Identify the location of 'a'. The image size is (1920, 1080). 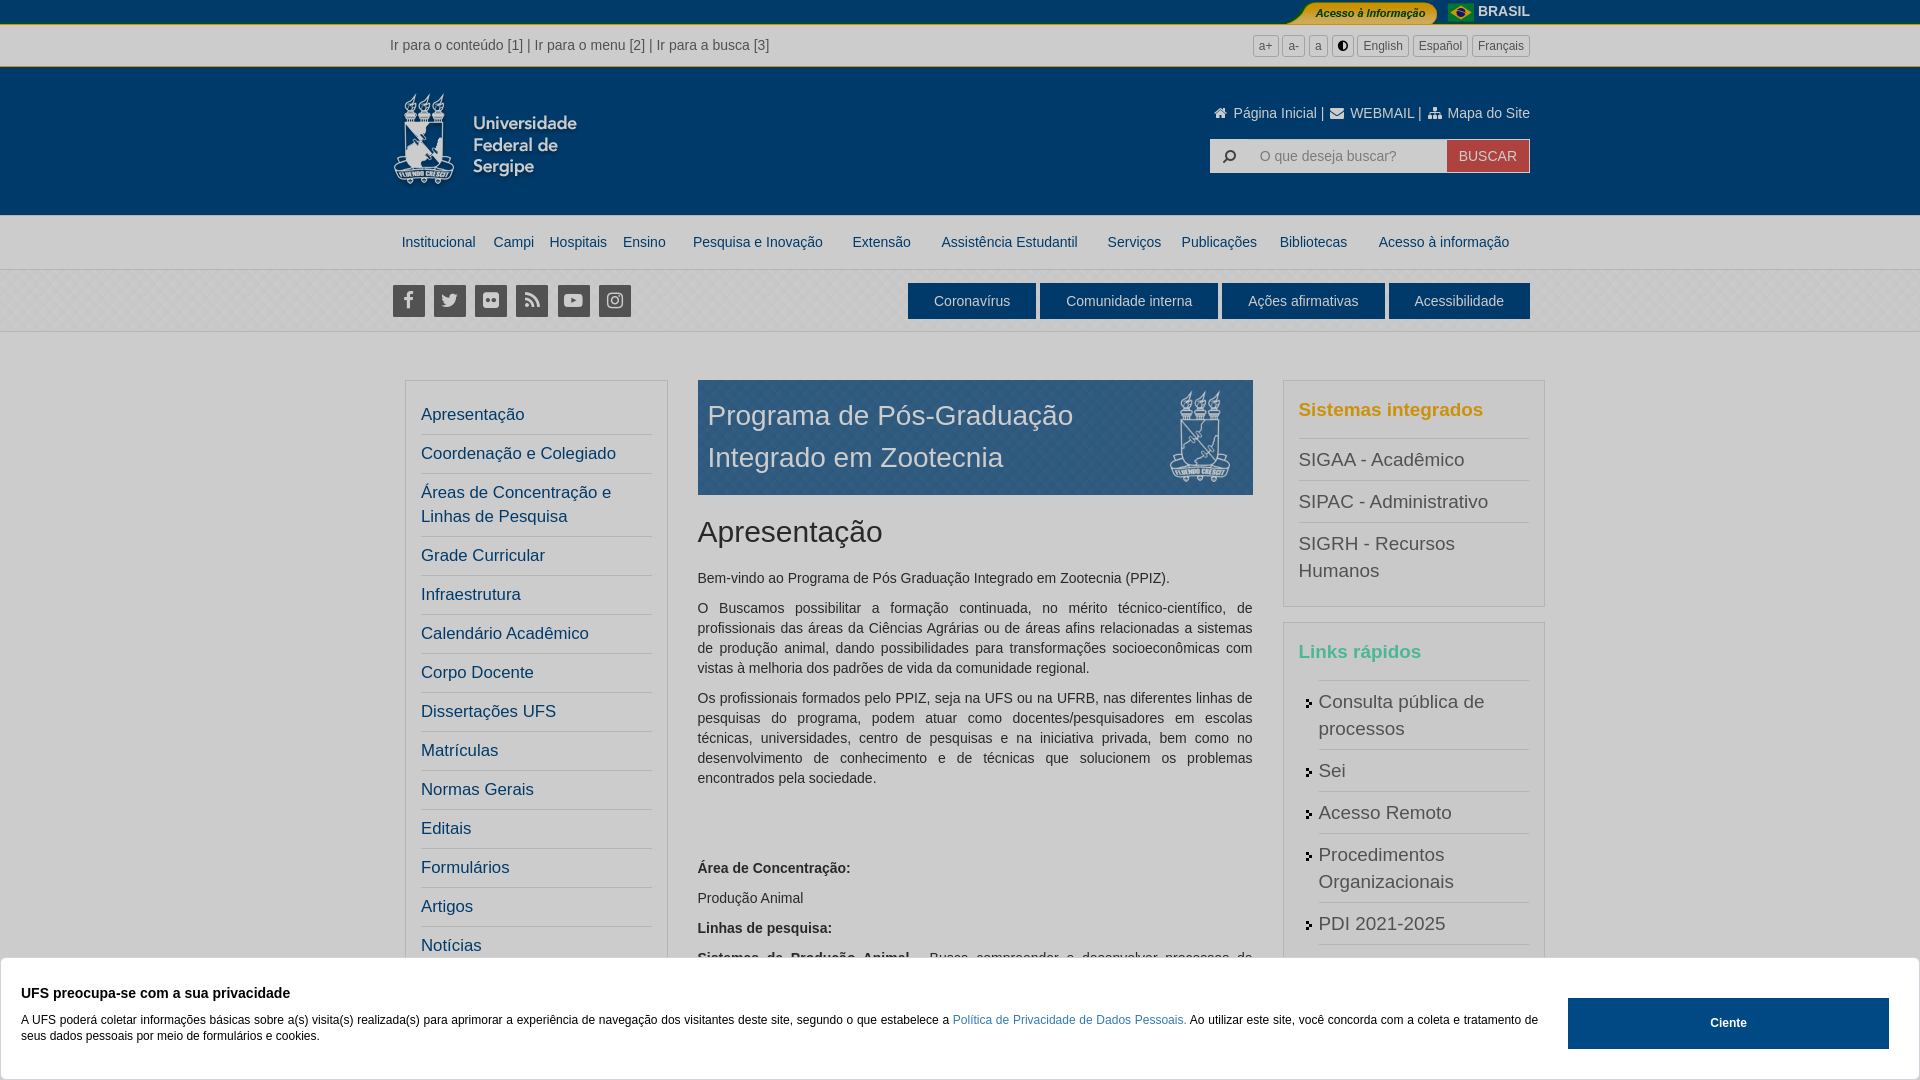
(1318, 45).